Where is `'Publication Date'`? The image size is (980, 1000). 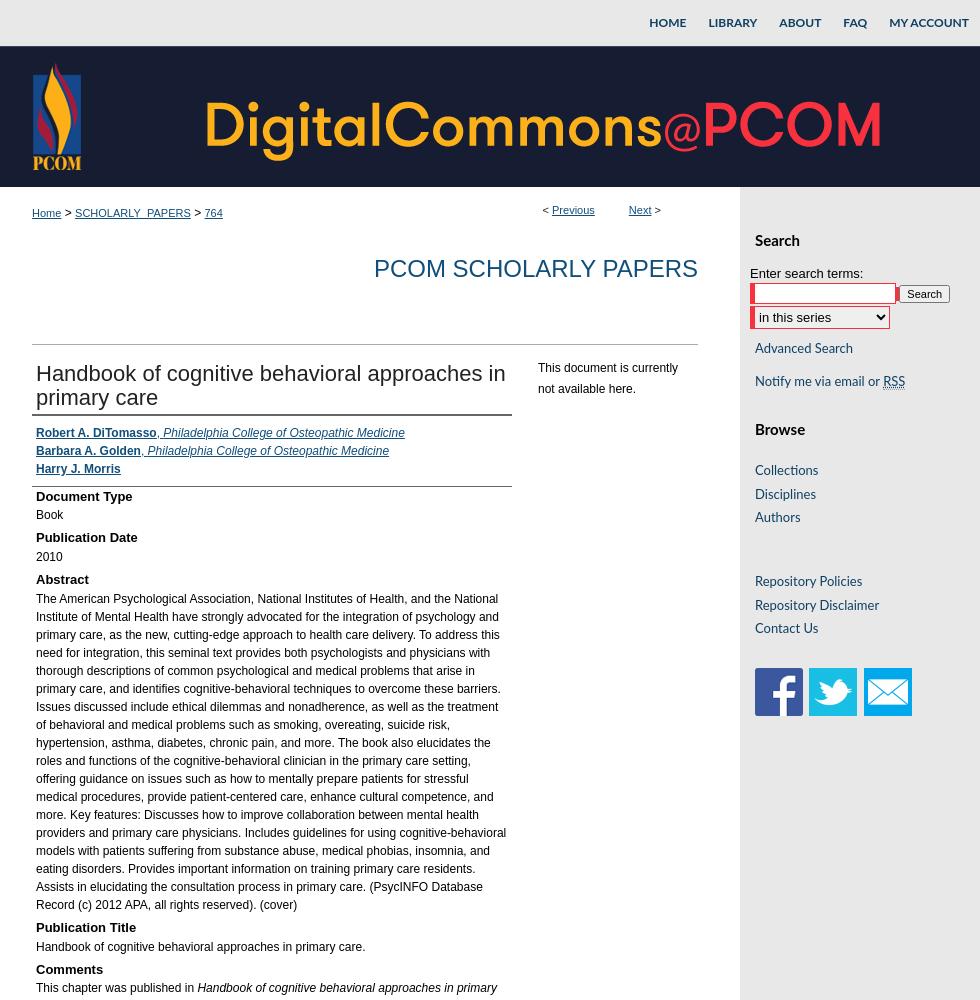 'Publication Date' is located at coordinates (86, 537).